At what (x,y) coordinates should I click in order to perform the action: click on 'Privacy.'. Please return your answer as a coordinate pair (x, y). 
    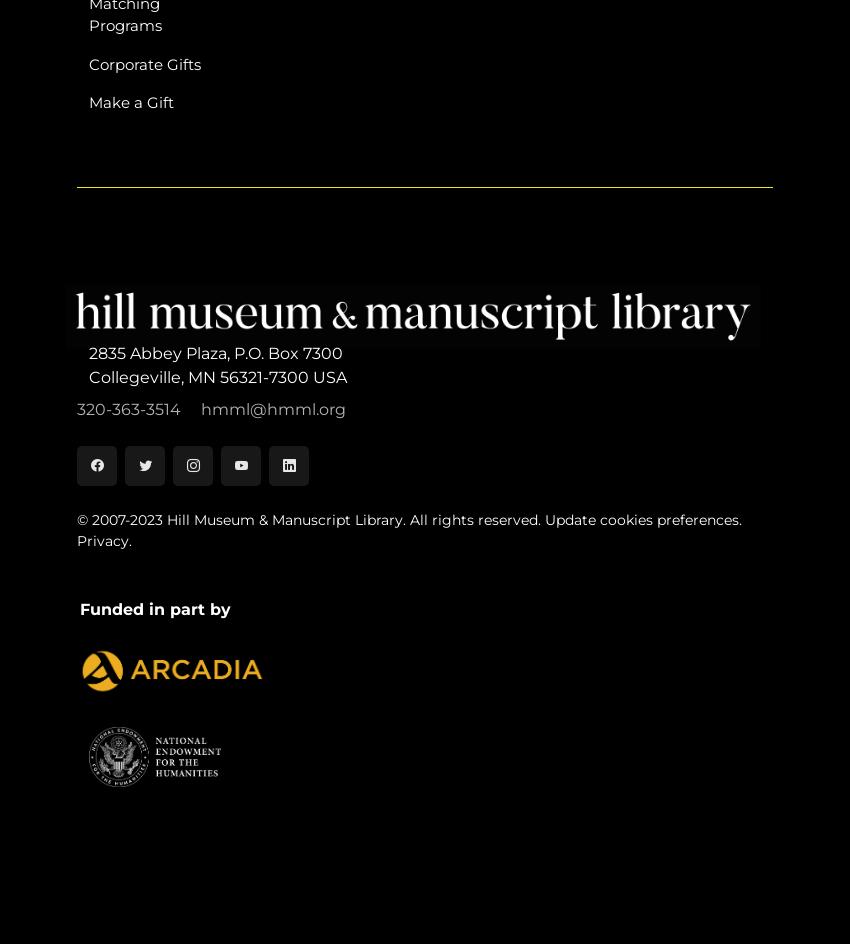
    Looking at the image, I should click on (103, 540).